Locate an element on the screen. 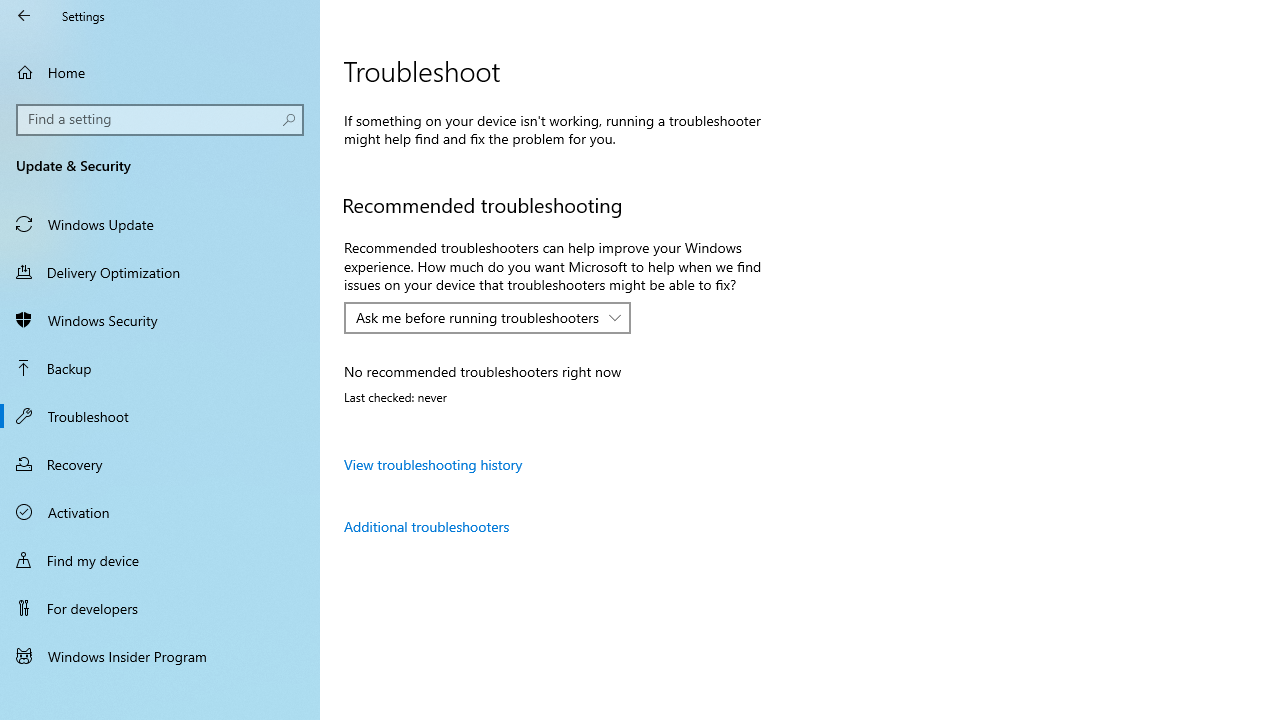  'Windows Insider Program' is located at coordinates (160, 655).